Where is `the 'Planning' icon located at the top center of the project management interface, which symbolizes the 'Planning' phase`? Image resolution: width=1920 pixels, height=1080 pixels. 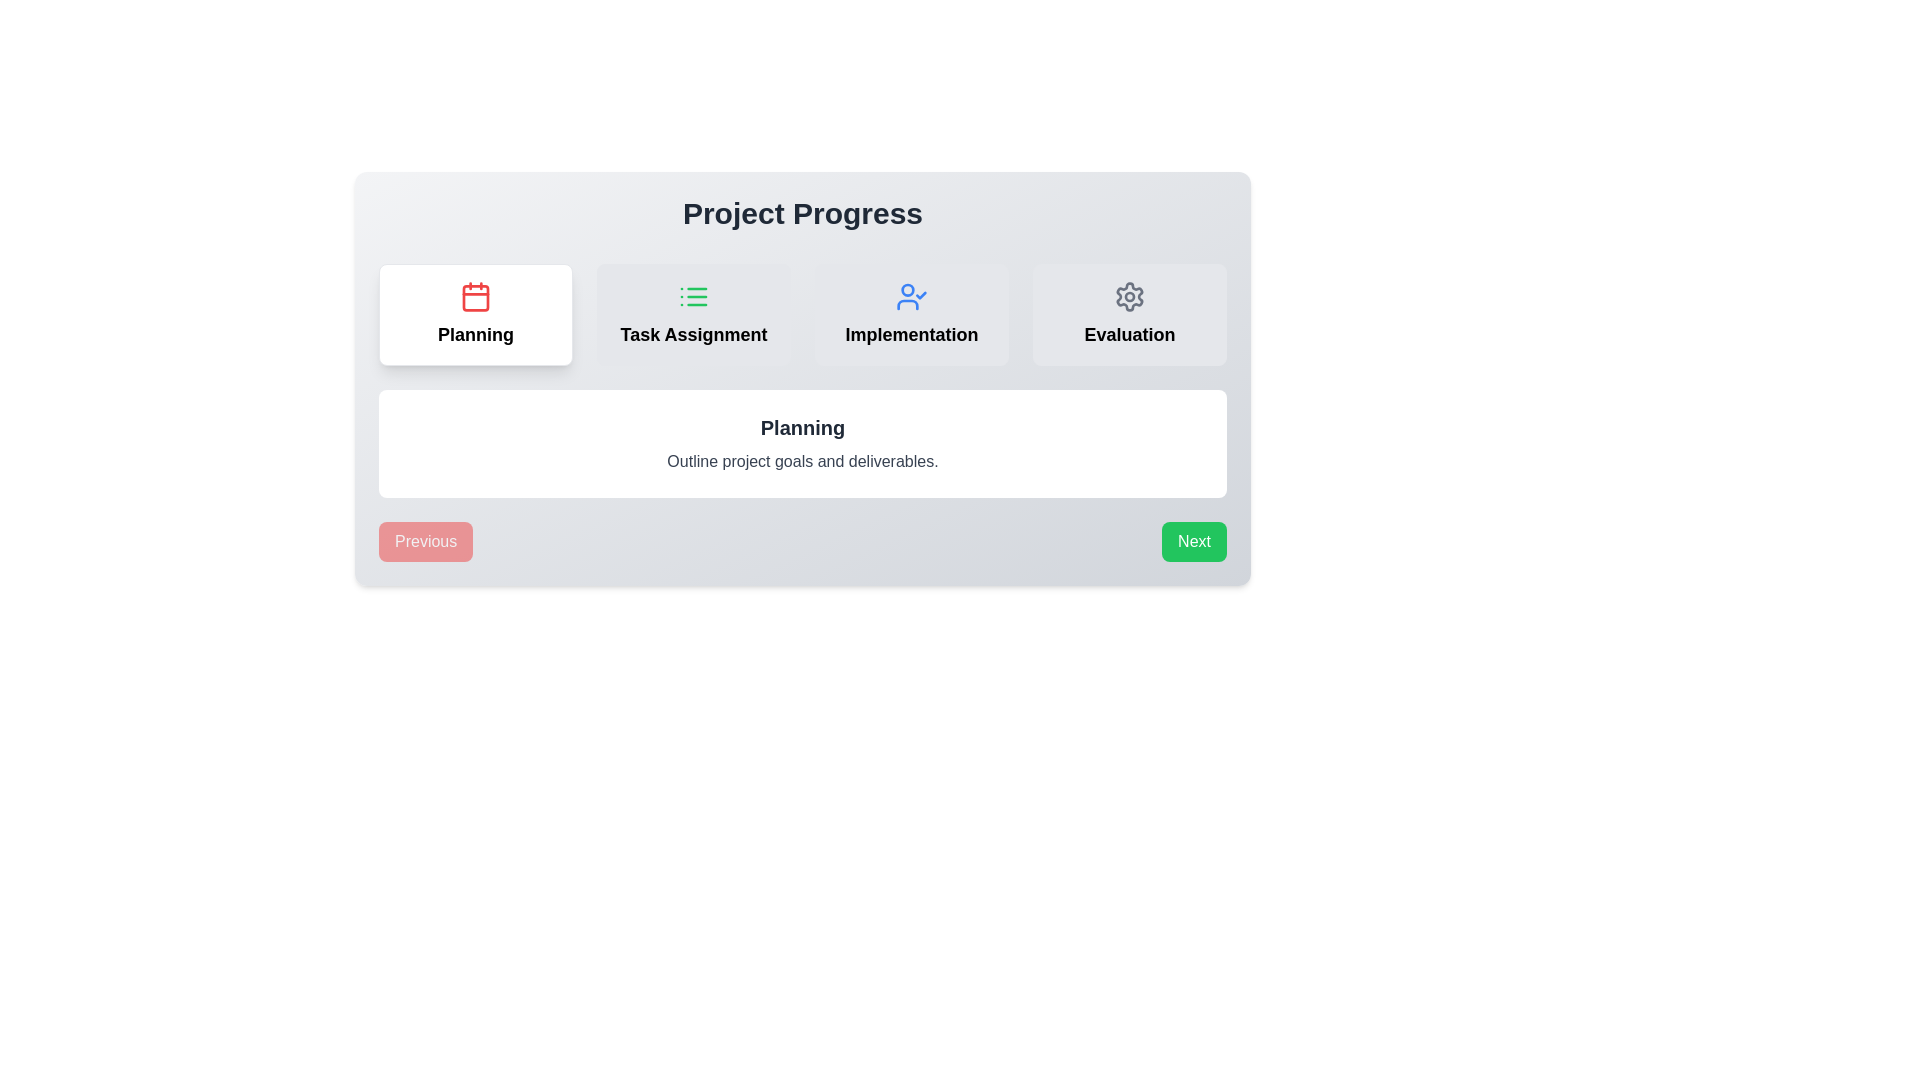 the 'Planning' icon located at the top center of the project management interface, which symbolizes the 'Planning' phase is located at coordinates (474, 297).